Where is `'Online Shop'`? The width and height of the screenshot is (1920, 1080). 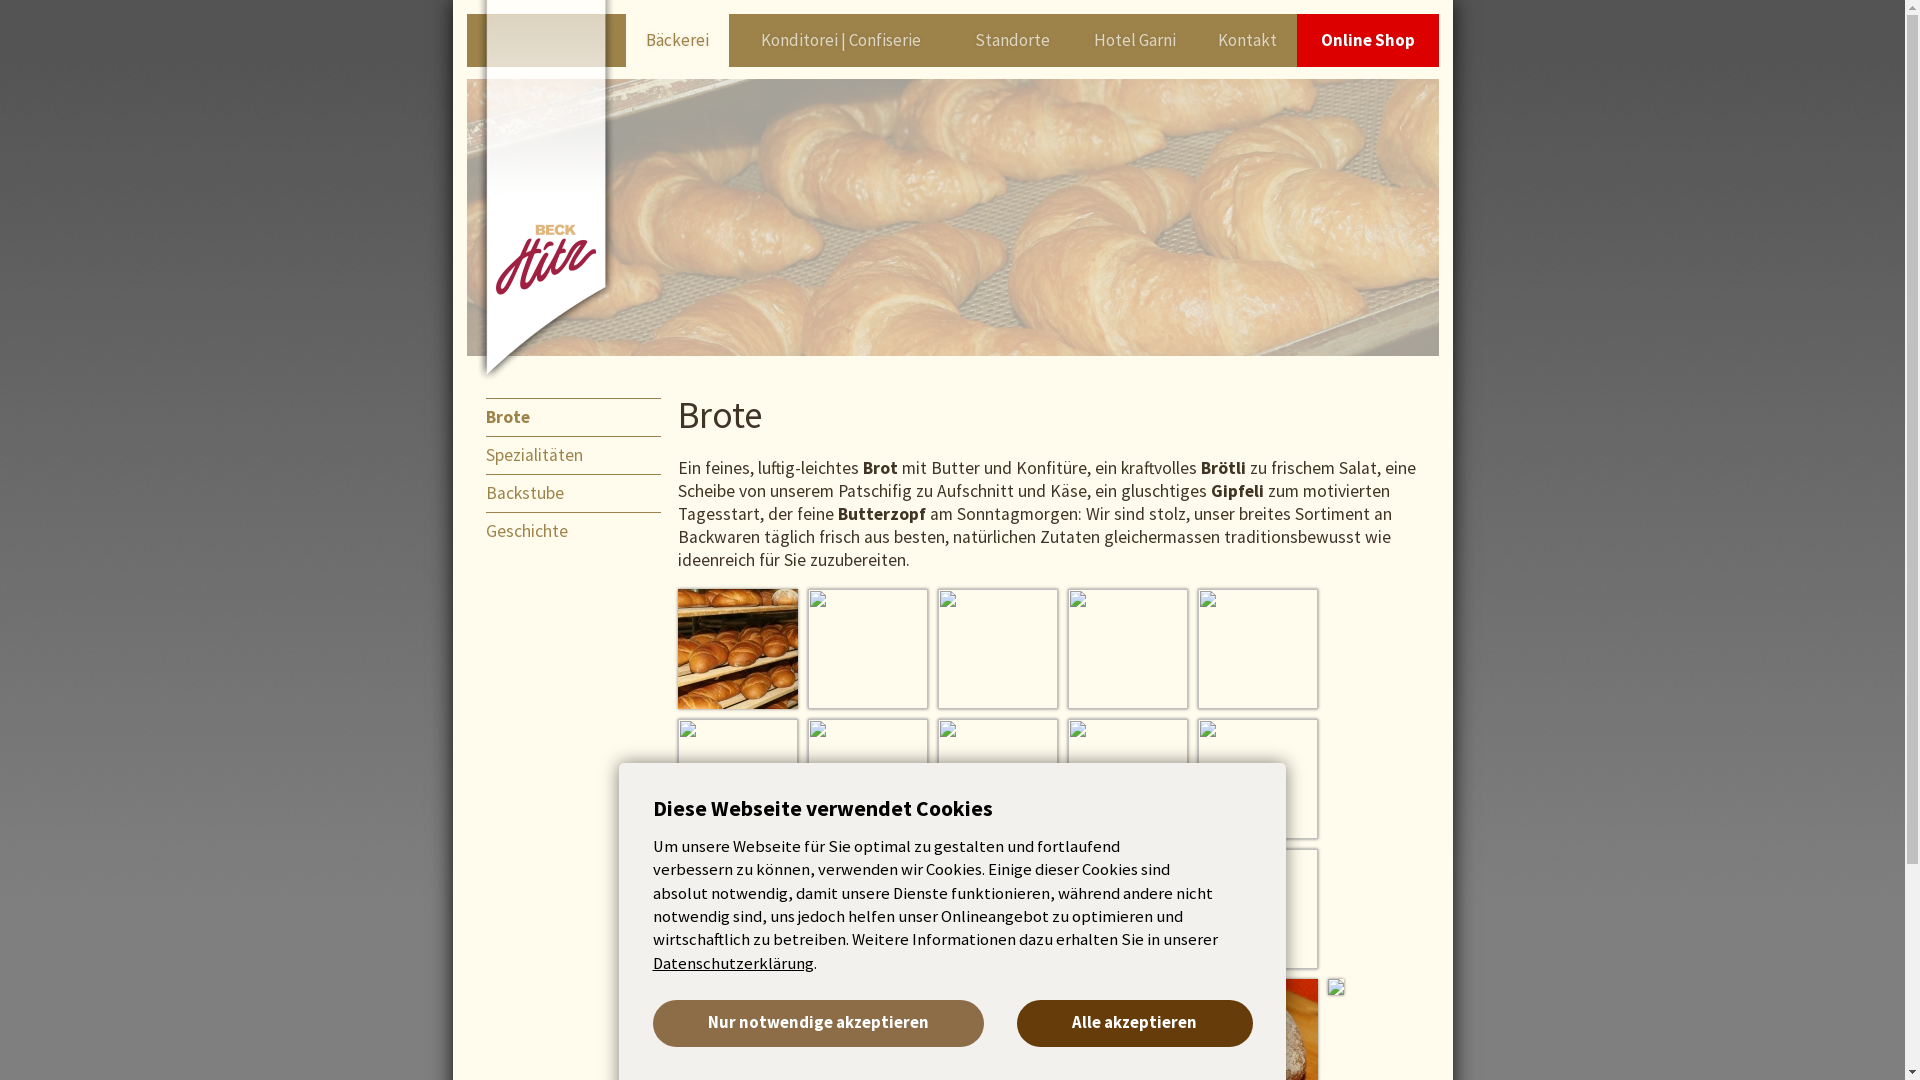
'Online Shop' is located at coordinates (1367, 40).